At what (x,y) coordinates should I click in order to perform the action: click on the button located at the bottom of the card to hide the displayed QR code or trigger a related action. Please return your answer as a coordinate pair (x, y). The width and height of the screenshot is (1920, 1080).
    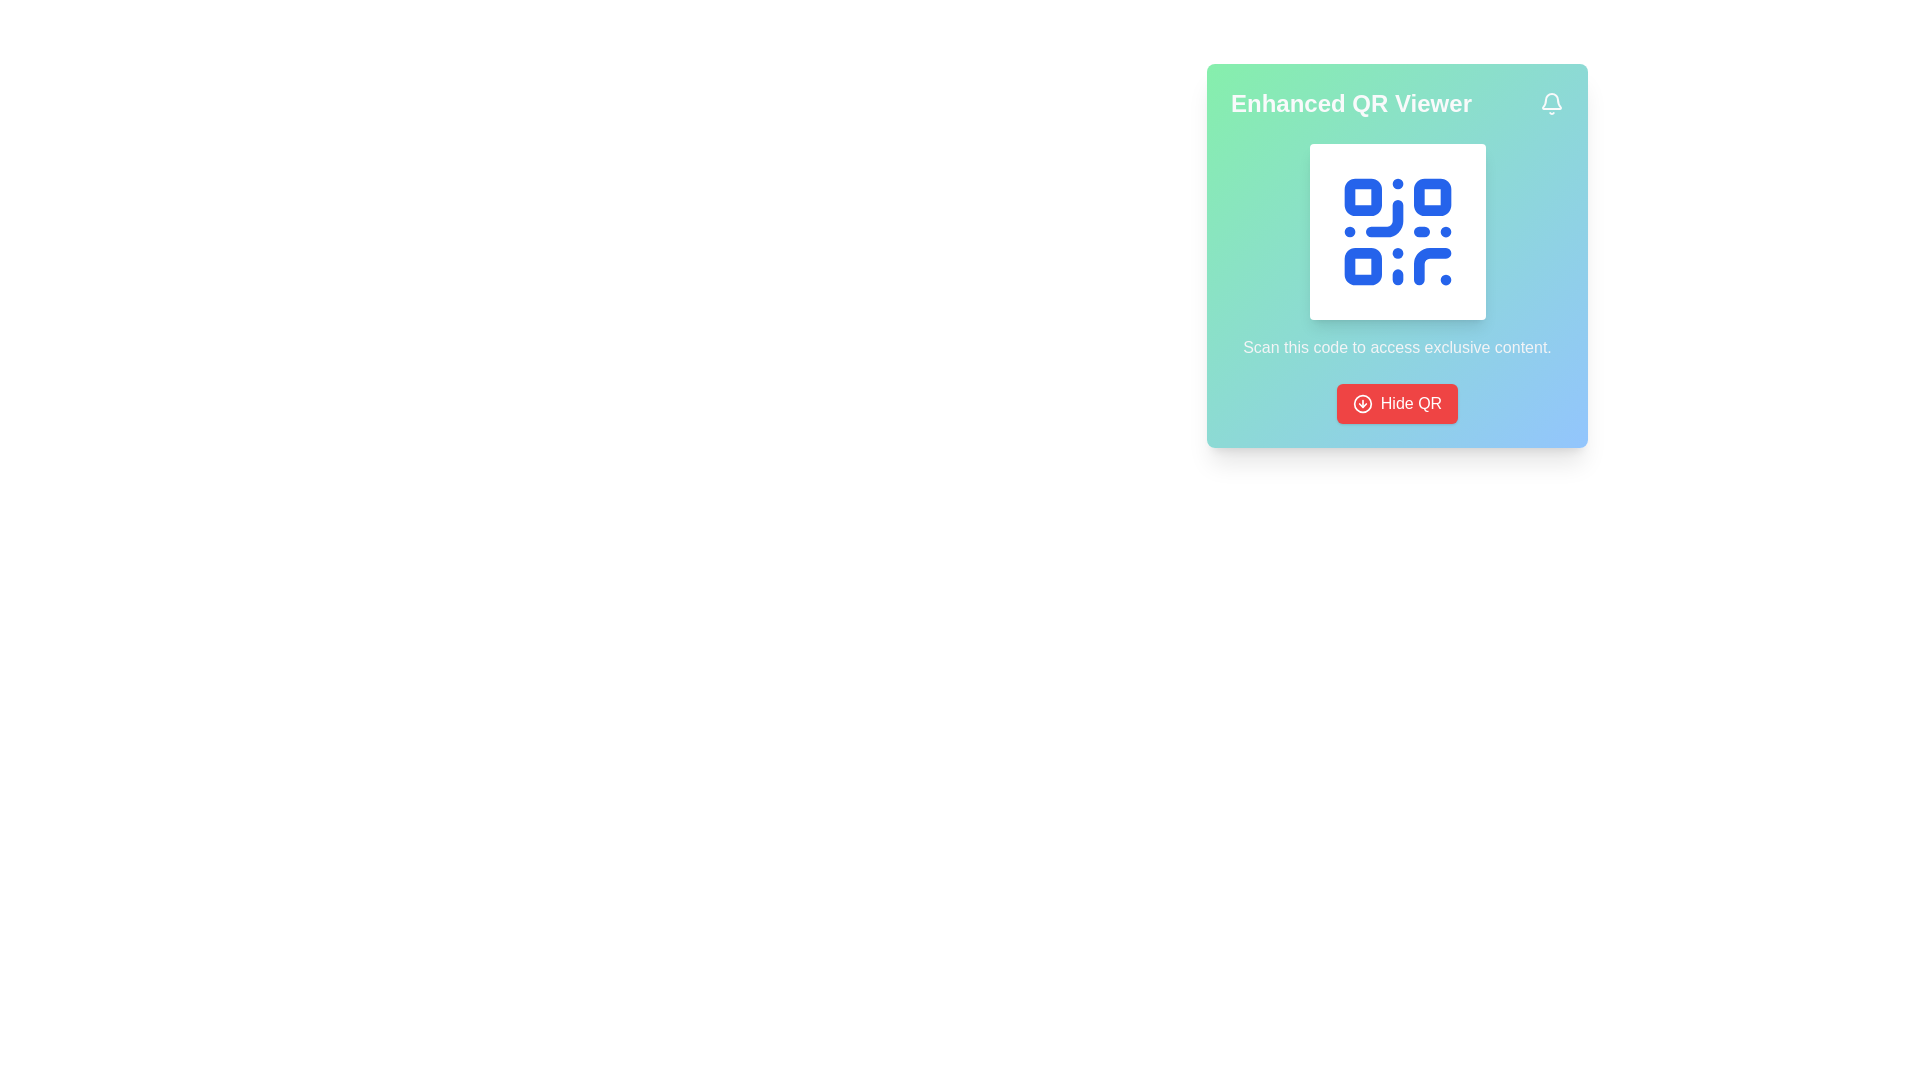
    Looking at the image, I should click on (1396, 404).